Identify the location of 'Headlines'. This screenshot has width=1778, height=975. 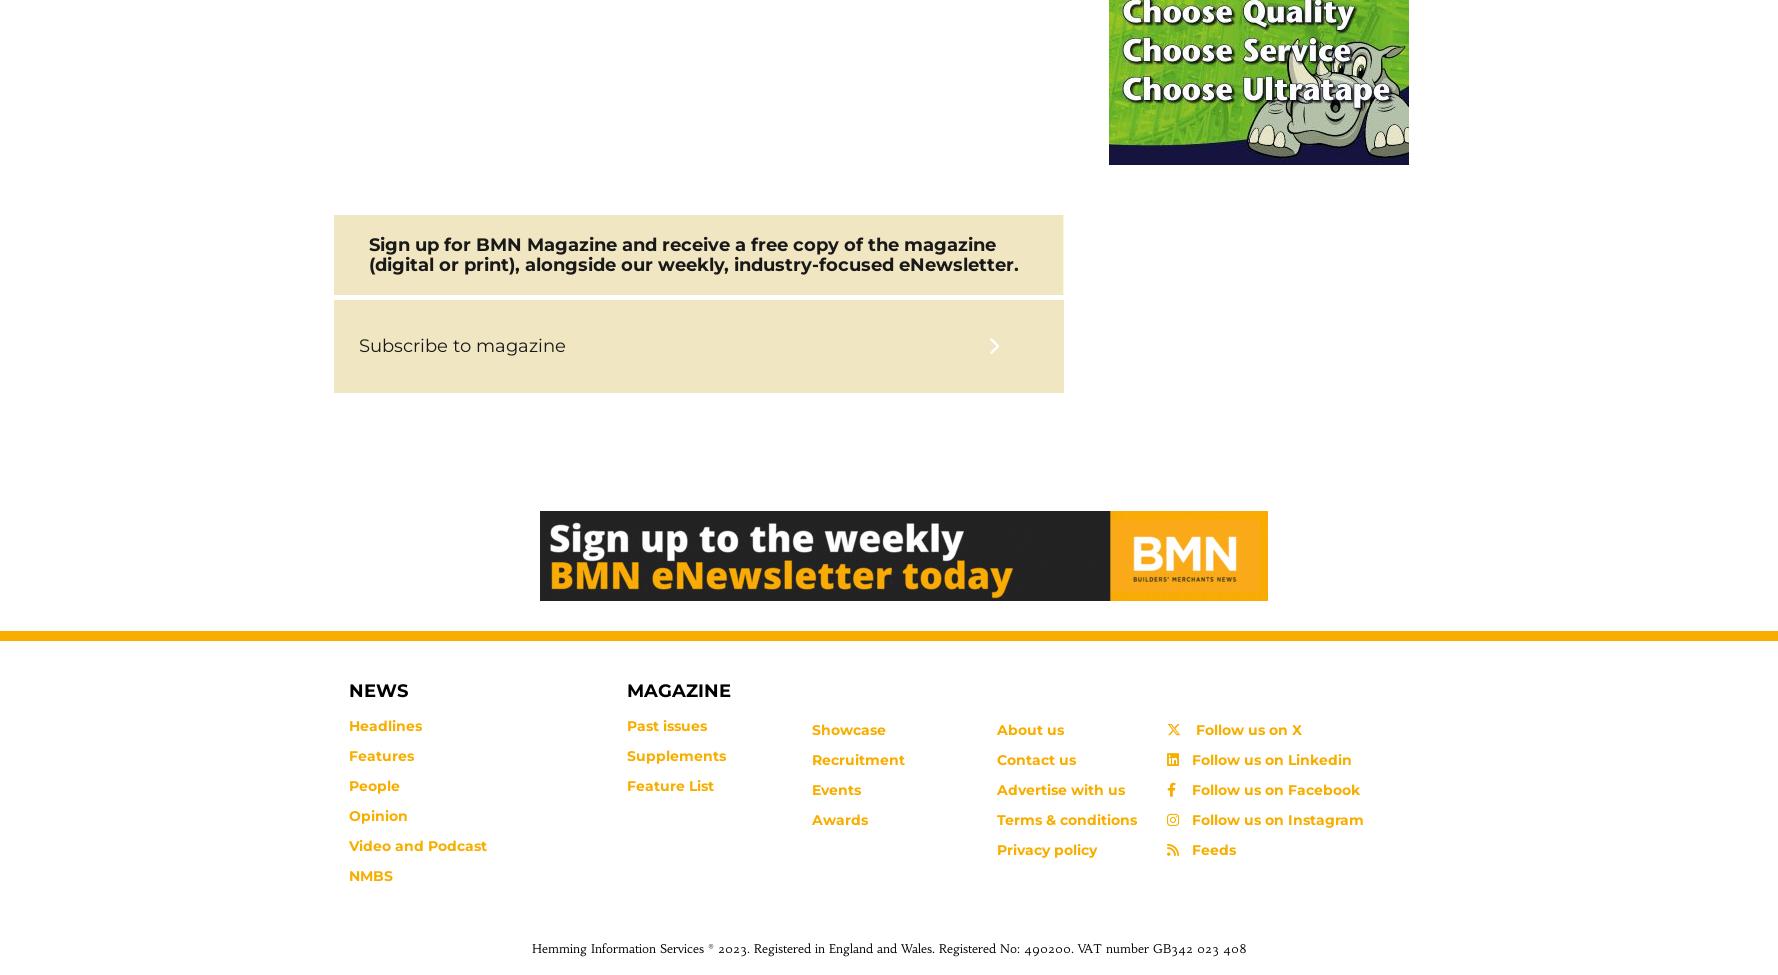
(385, 724).